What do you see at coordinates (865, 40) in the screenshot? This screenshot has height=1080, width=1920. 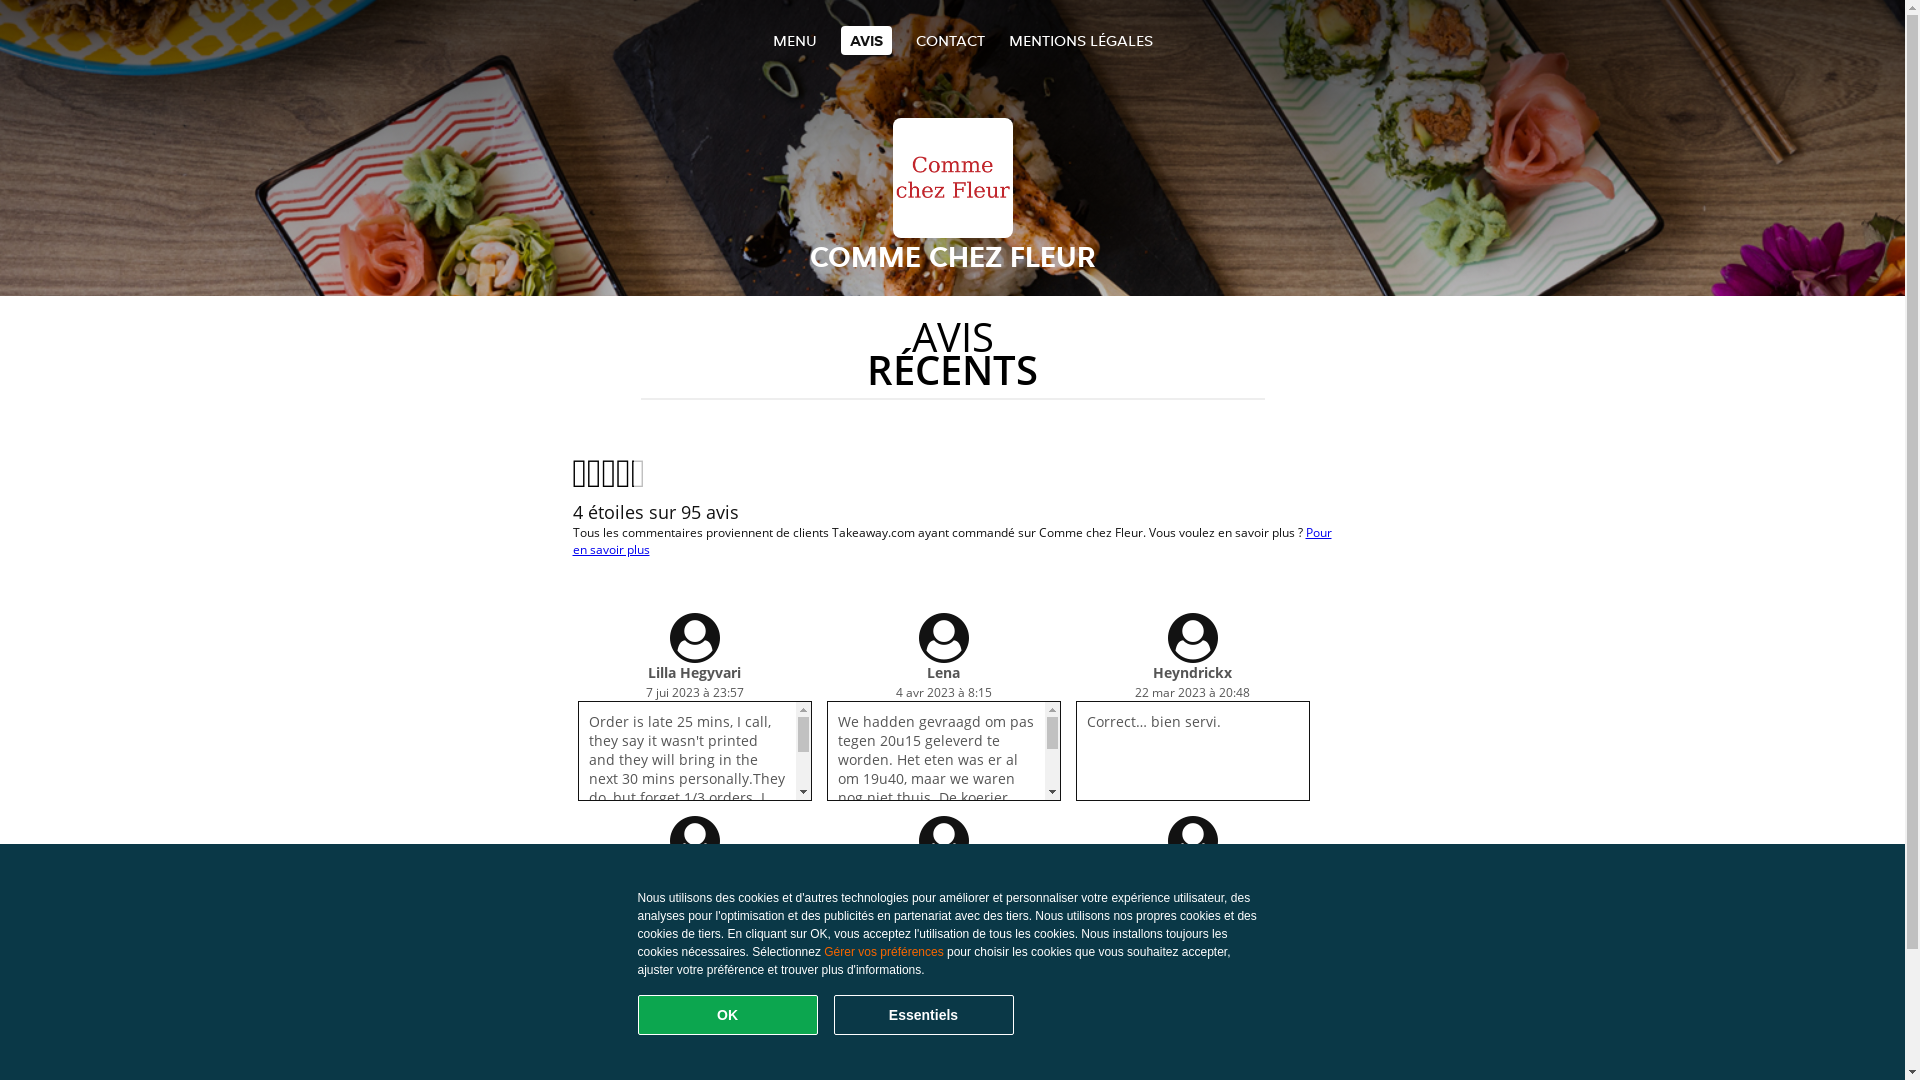 I see `'AVIS'` at bounding box center [865, 40].